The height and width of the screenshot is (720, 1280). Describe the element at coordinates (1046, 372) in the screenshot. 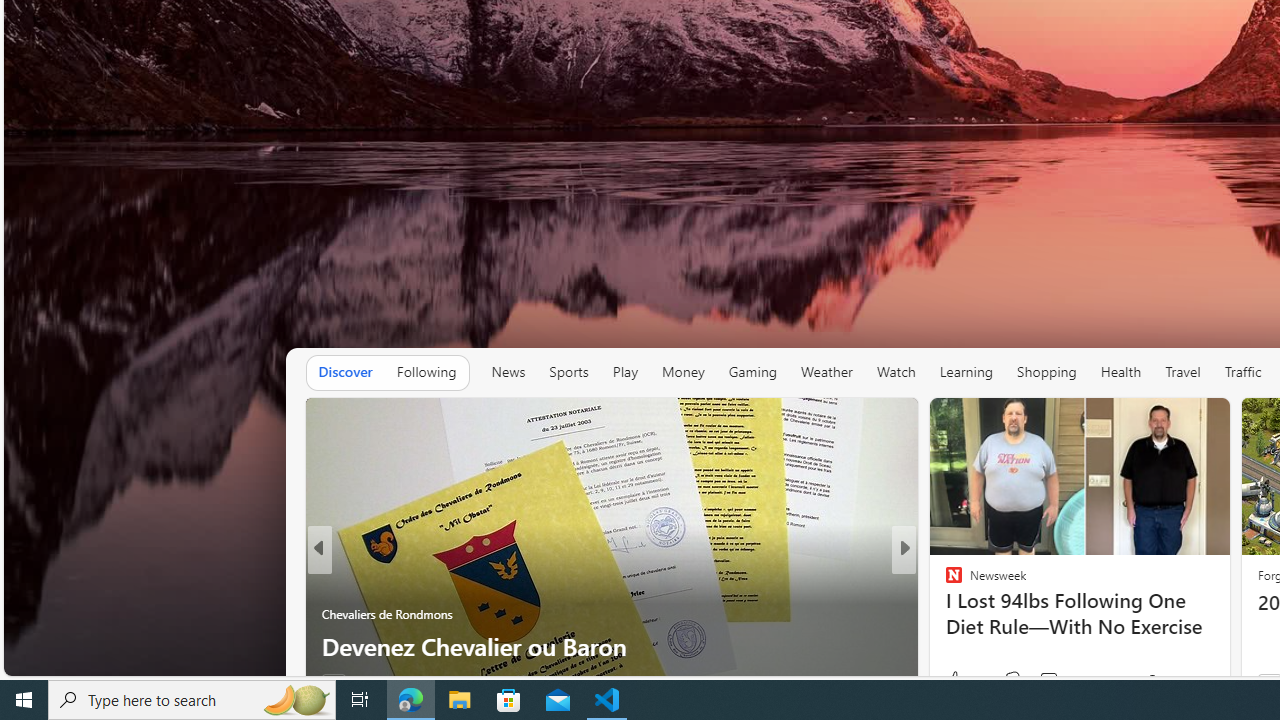

I see `'Shopping'` at that location.